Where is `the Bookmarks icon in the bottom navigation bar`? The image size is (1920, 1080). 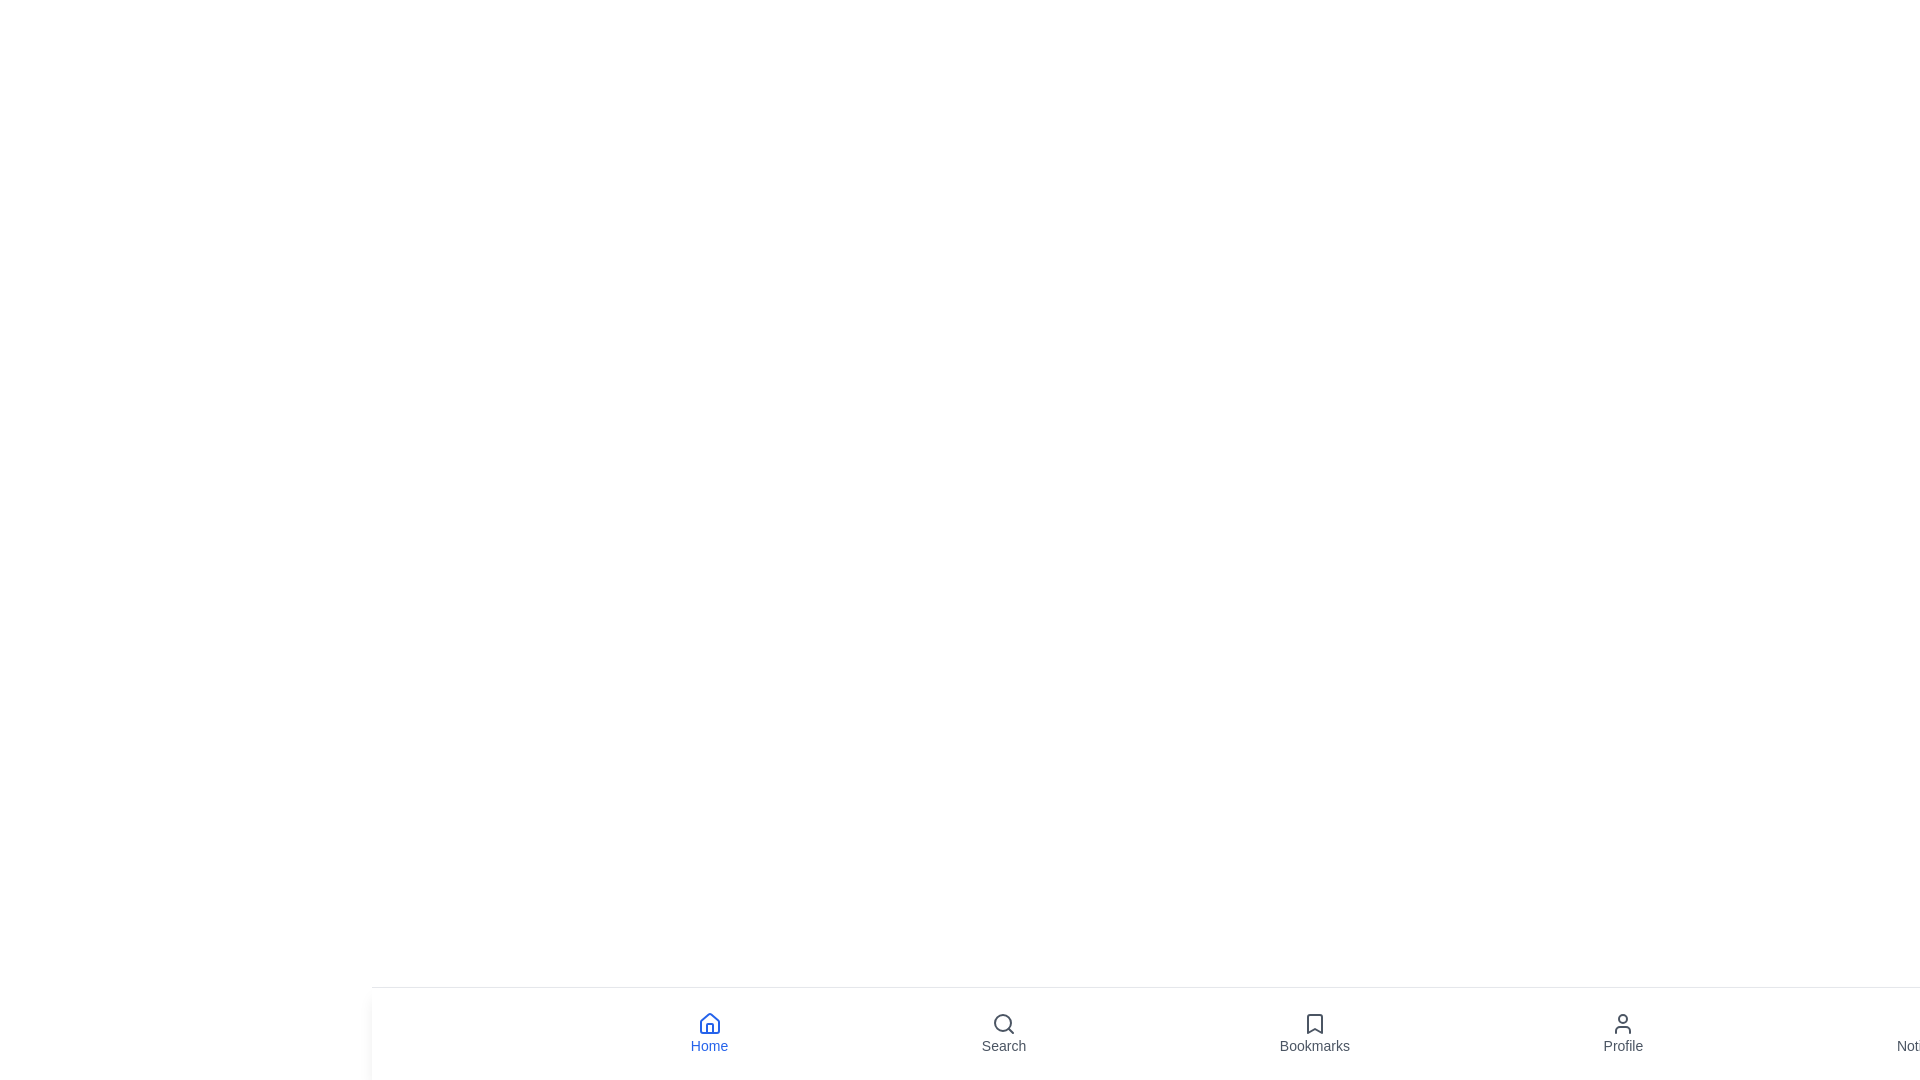 the Bookmarks icon in the bottom navigation bar is located at coordinates (1314, 1033).